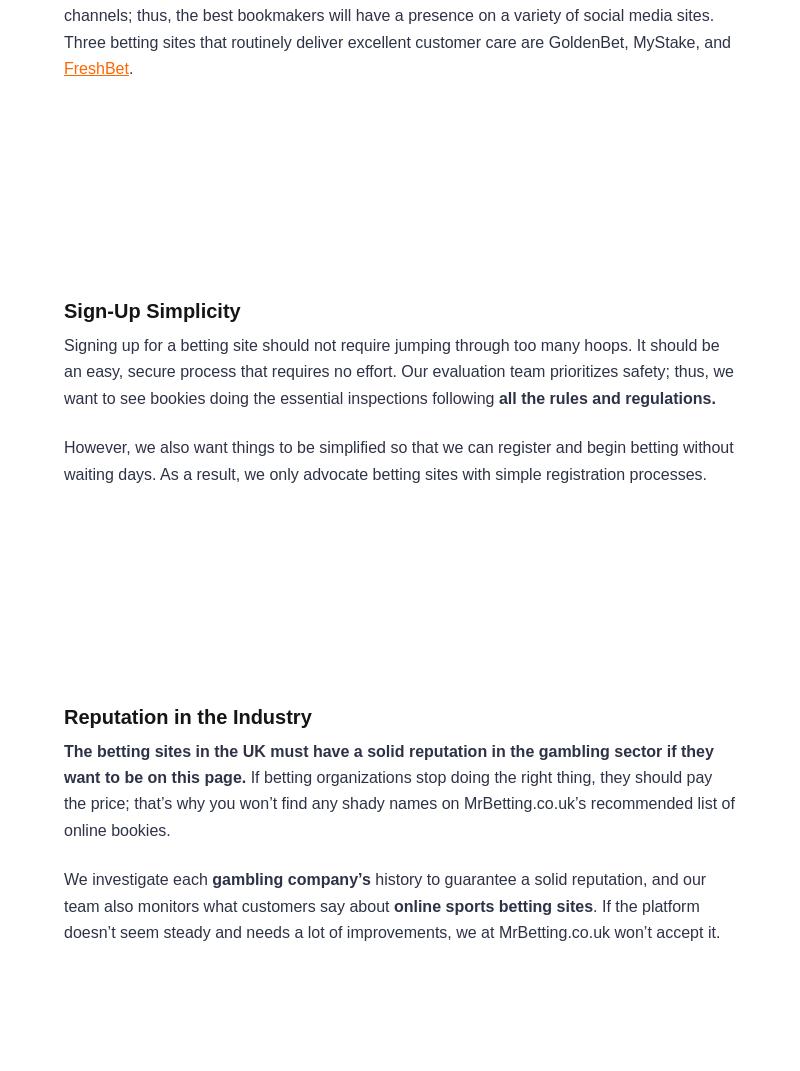  What do you see at coordinates (152, 310) in the screenshot?
I see `'Sign-Up Simplicity'` at bounding box center [152, 310].